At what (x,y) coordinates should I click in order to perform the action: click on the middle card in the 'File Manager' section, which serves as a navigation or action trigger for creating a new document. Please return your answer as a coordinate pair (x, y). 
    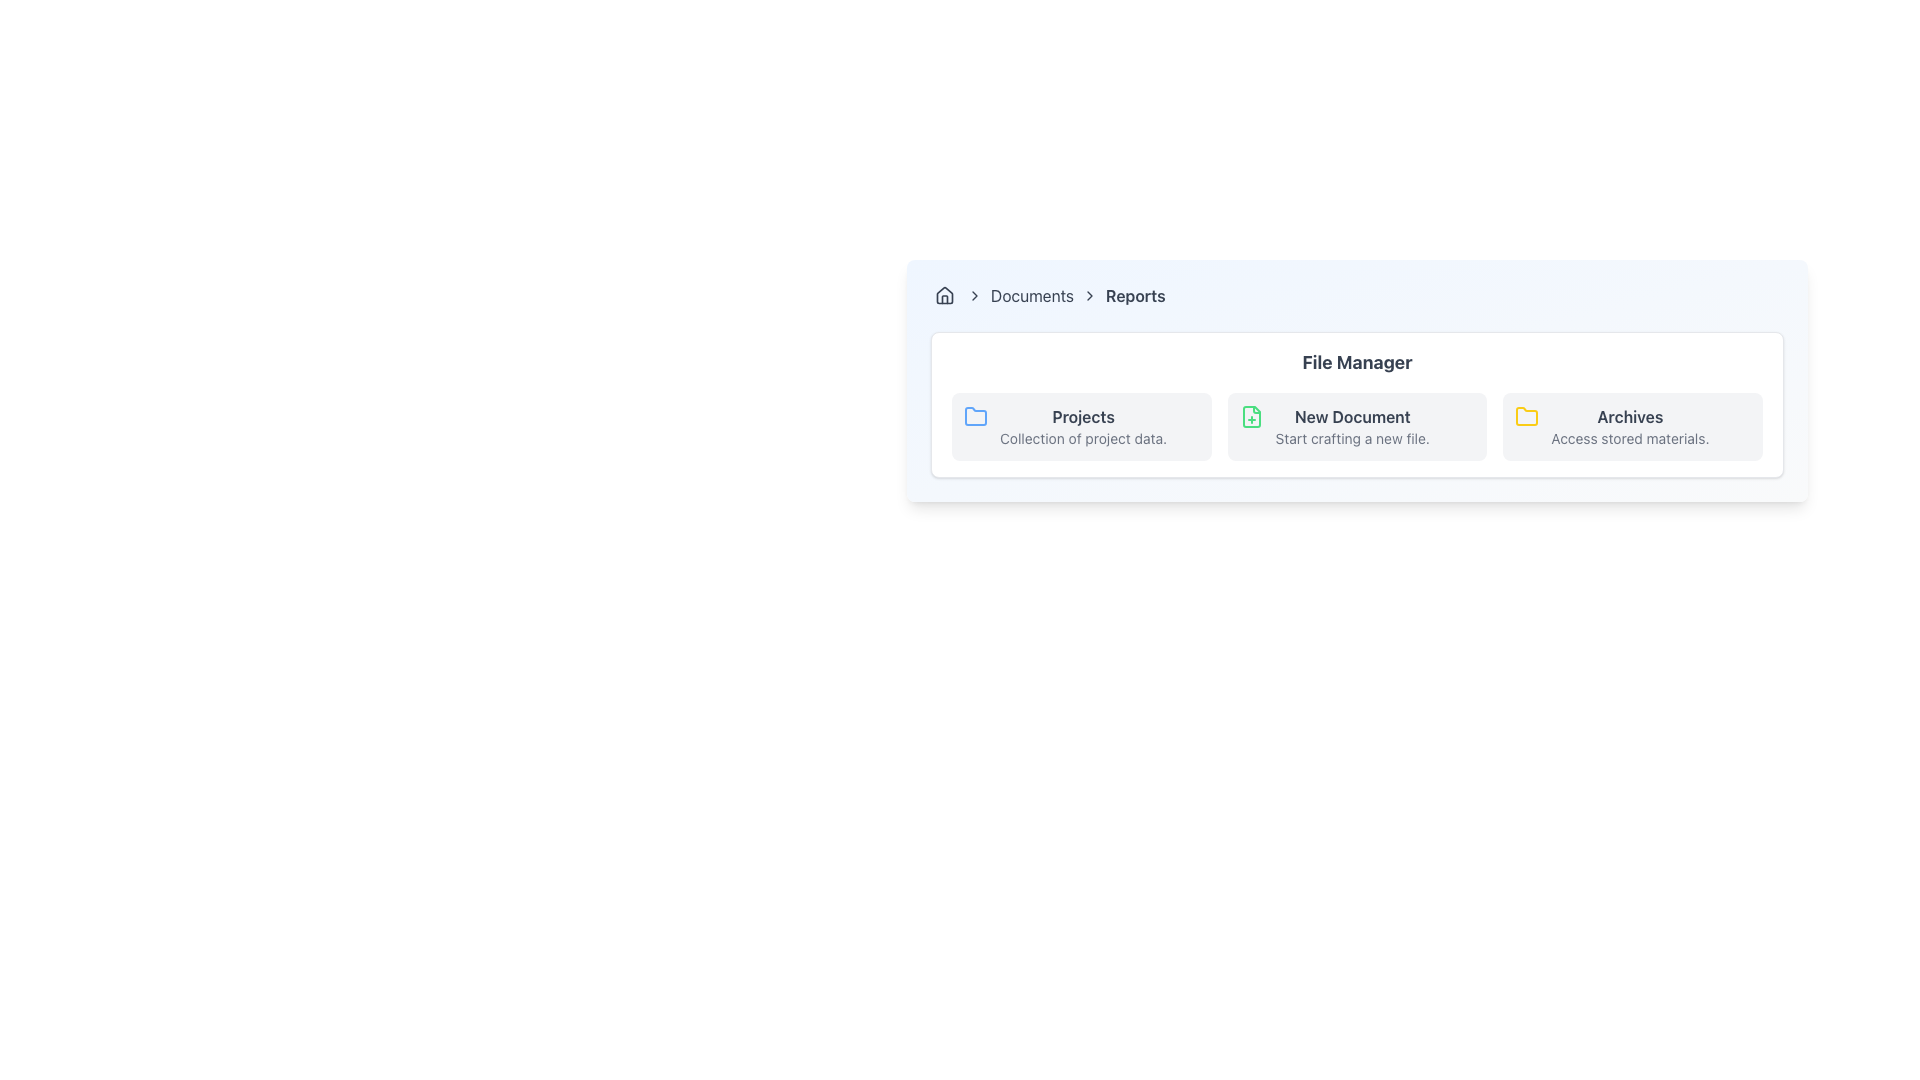
    Looking at the image, I should click on (1357, 405).